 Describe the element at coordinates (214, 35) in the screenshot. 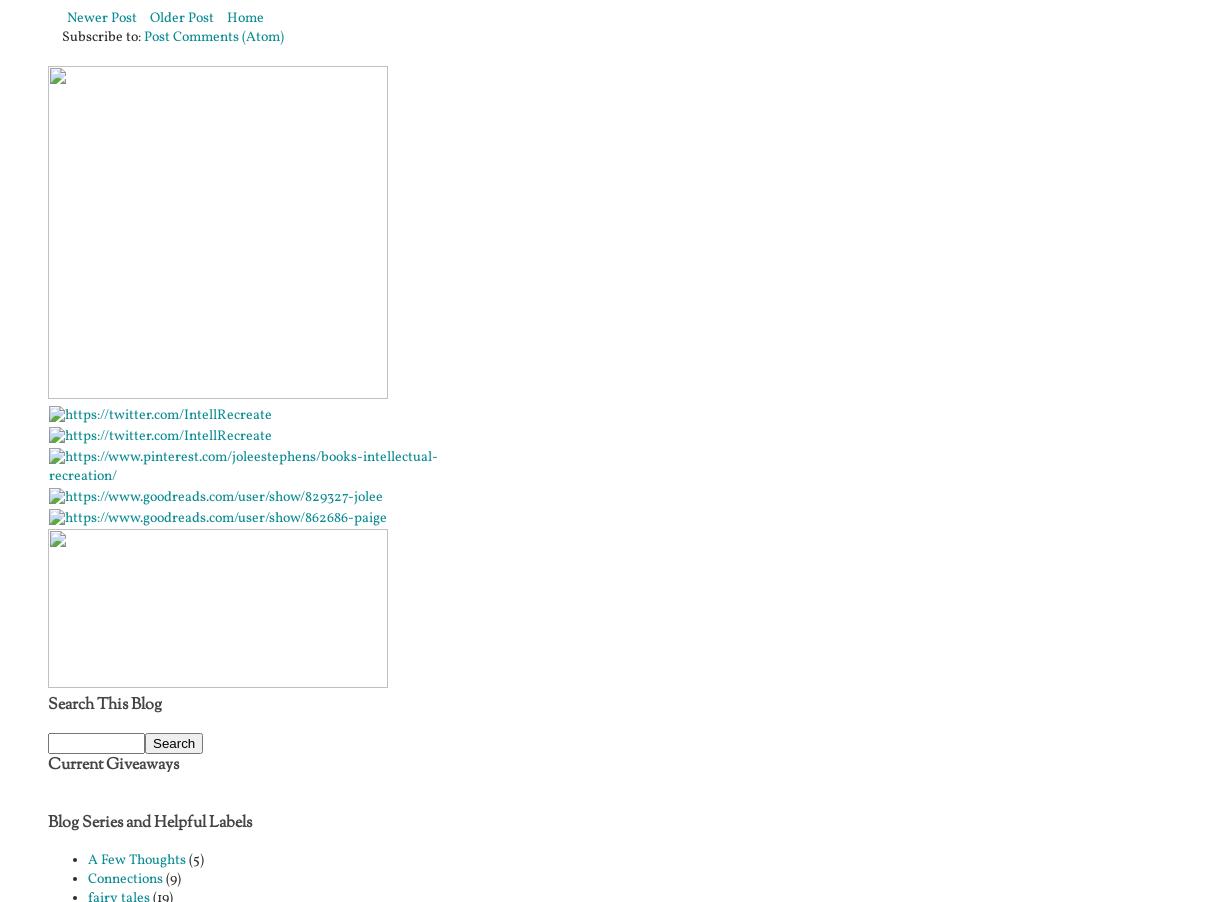

I see `'Post Comments (Atom)'` at that location.